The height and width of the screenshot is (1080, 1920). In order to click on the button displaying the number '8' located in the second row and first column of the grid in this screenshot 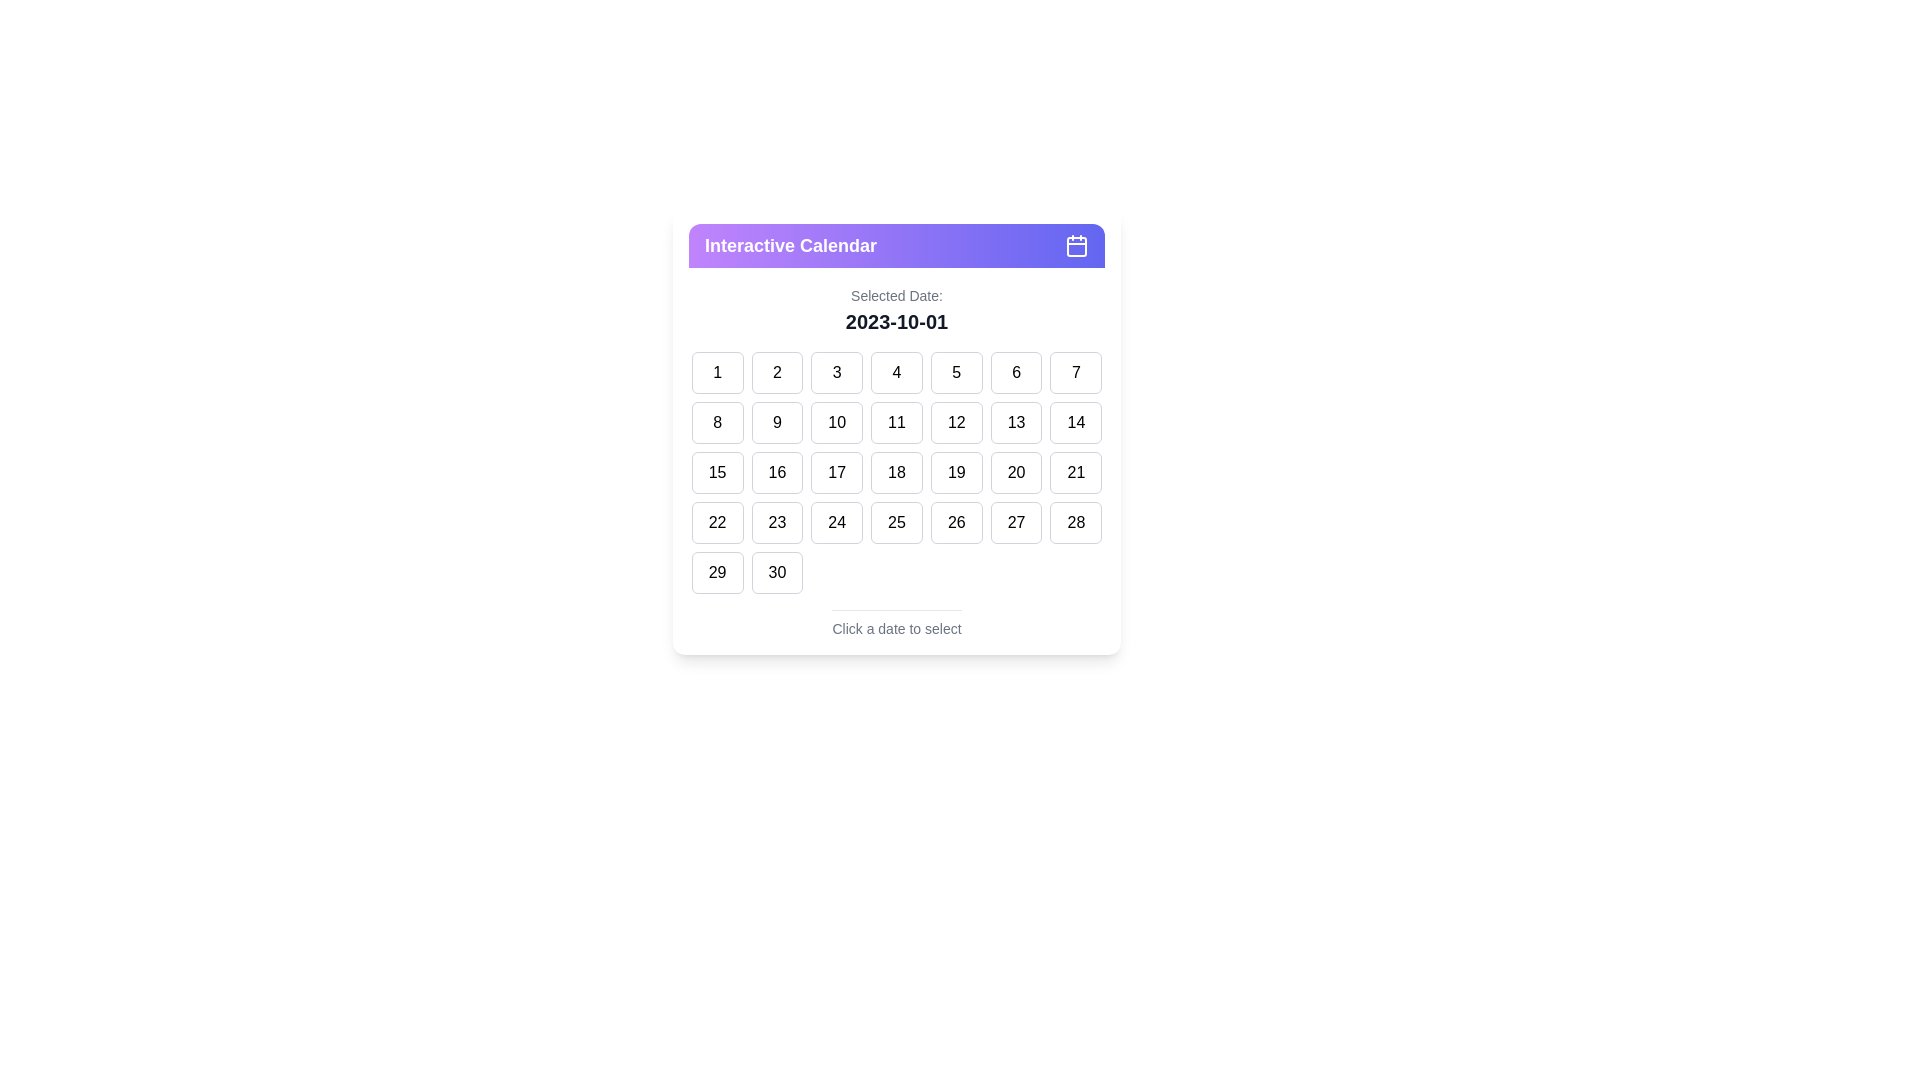, I will do `click(717, 422)`.